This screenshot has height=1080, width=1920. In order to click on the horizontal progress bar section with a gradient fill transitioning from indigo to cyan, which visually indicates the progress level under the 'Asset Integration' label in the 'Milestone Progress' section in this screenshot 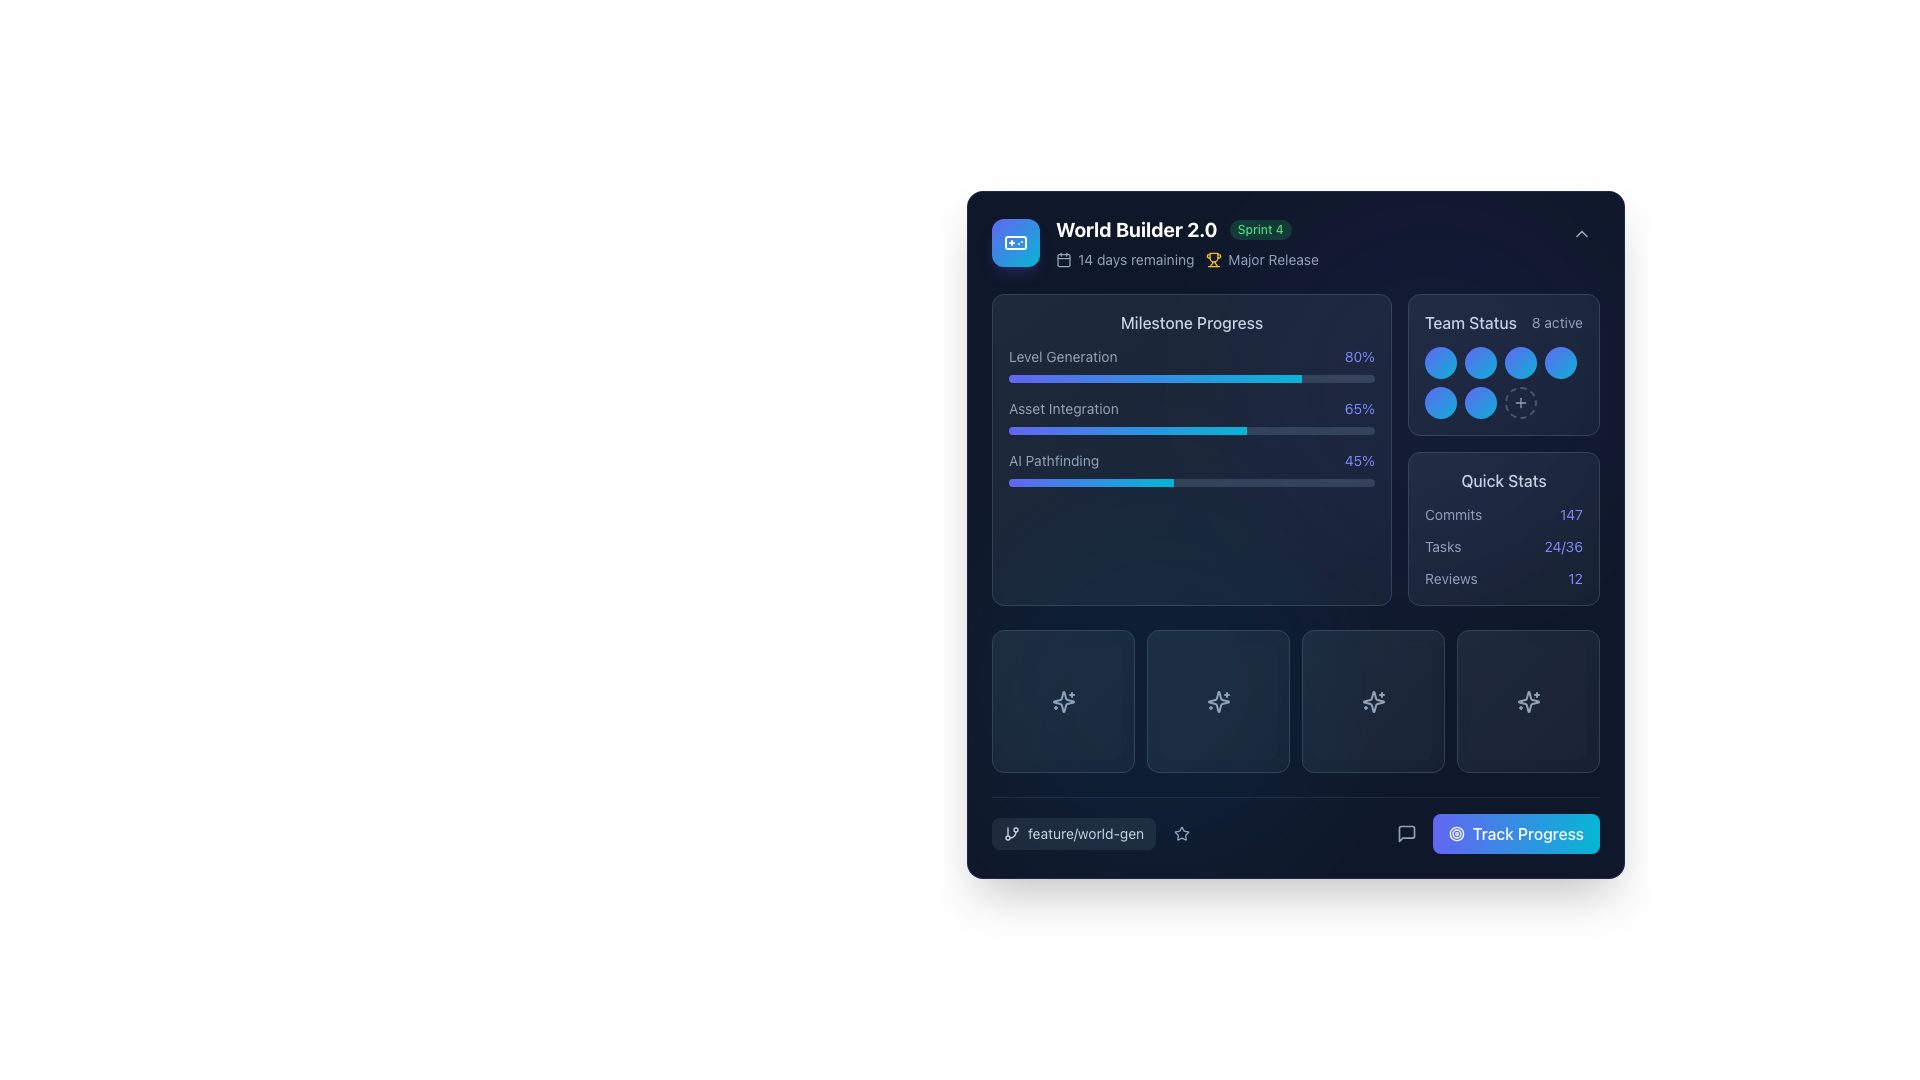, I will do `click(1128, 430)`.